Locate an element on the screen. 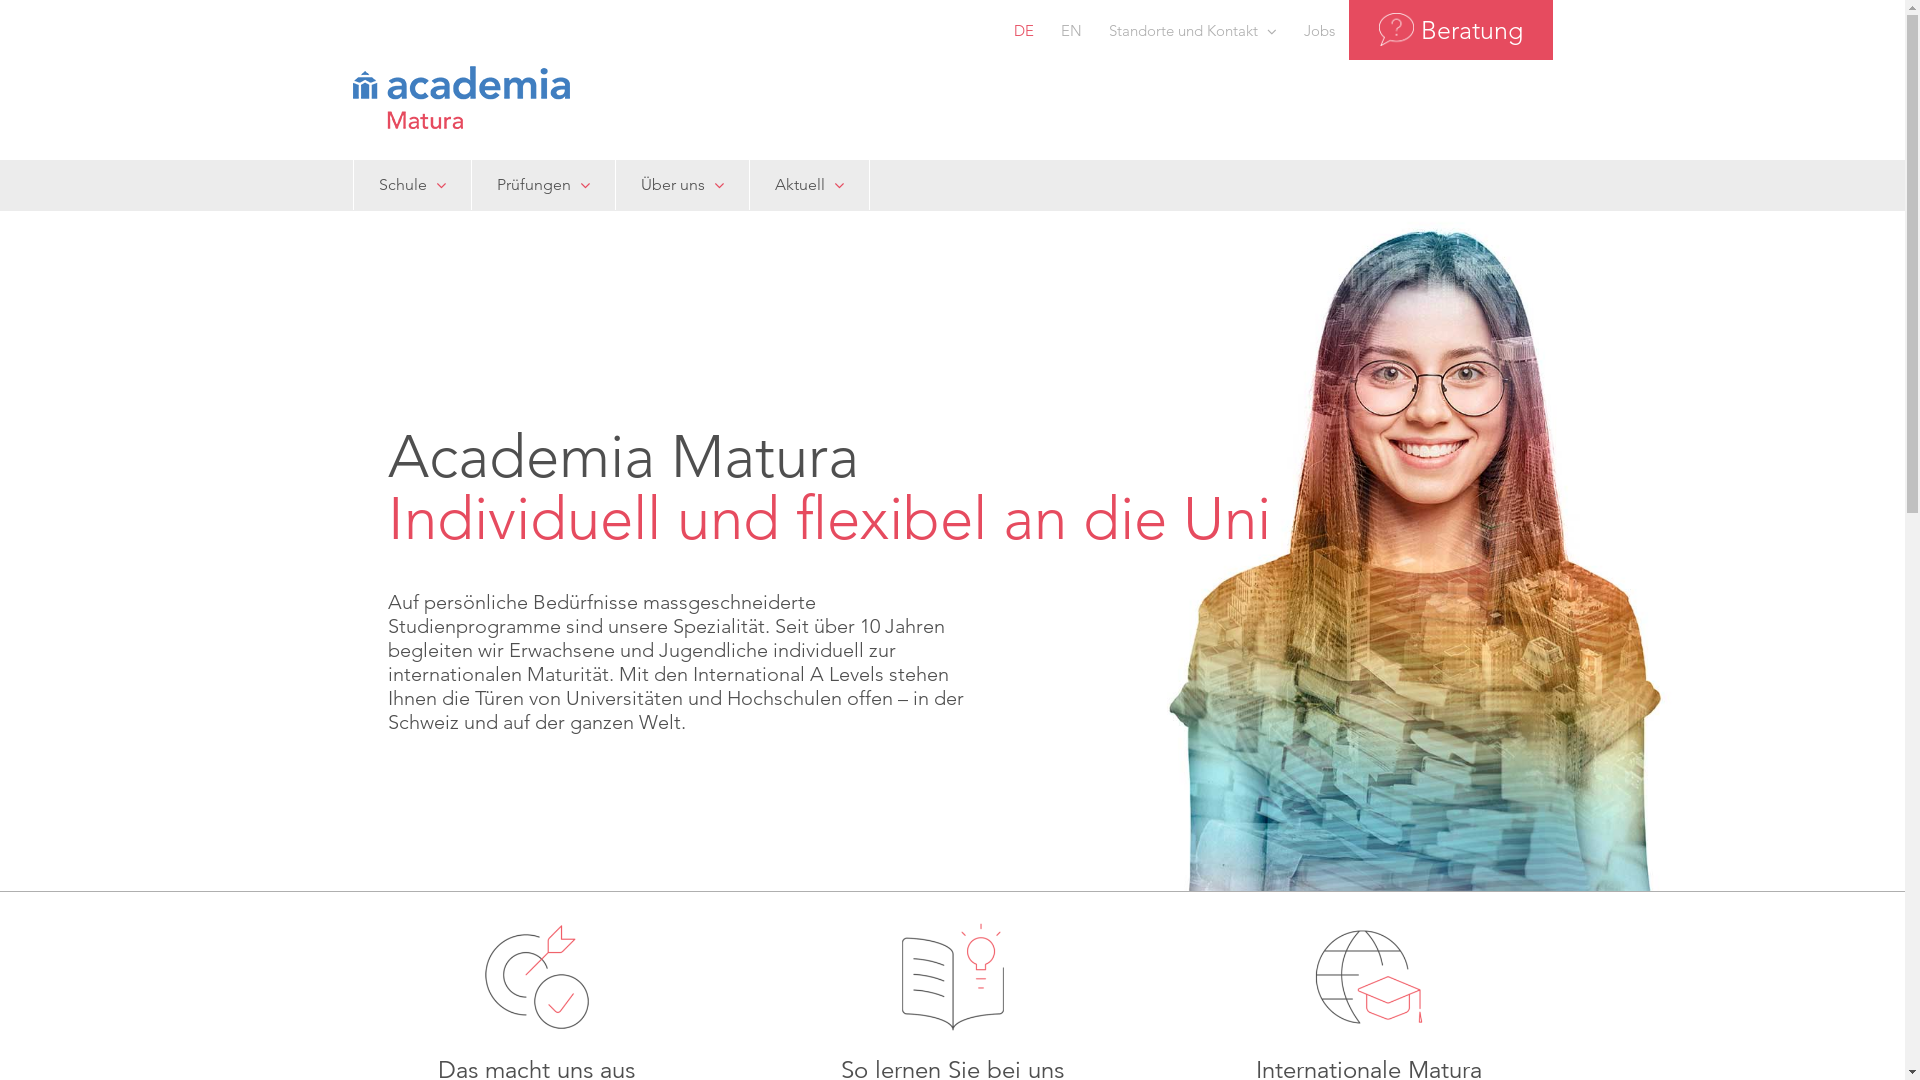  'Standorte und Kontakt' is located at coordinates (1094, 30).